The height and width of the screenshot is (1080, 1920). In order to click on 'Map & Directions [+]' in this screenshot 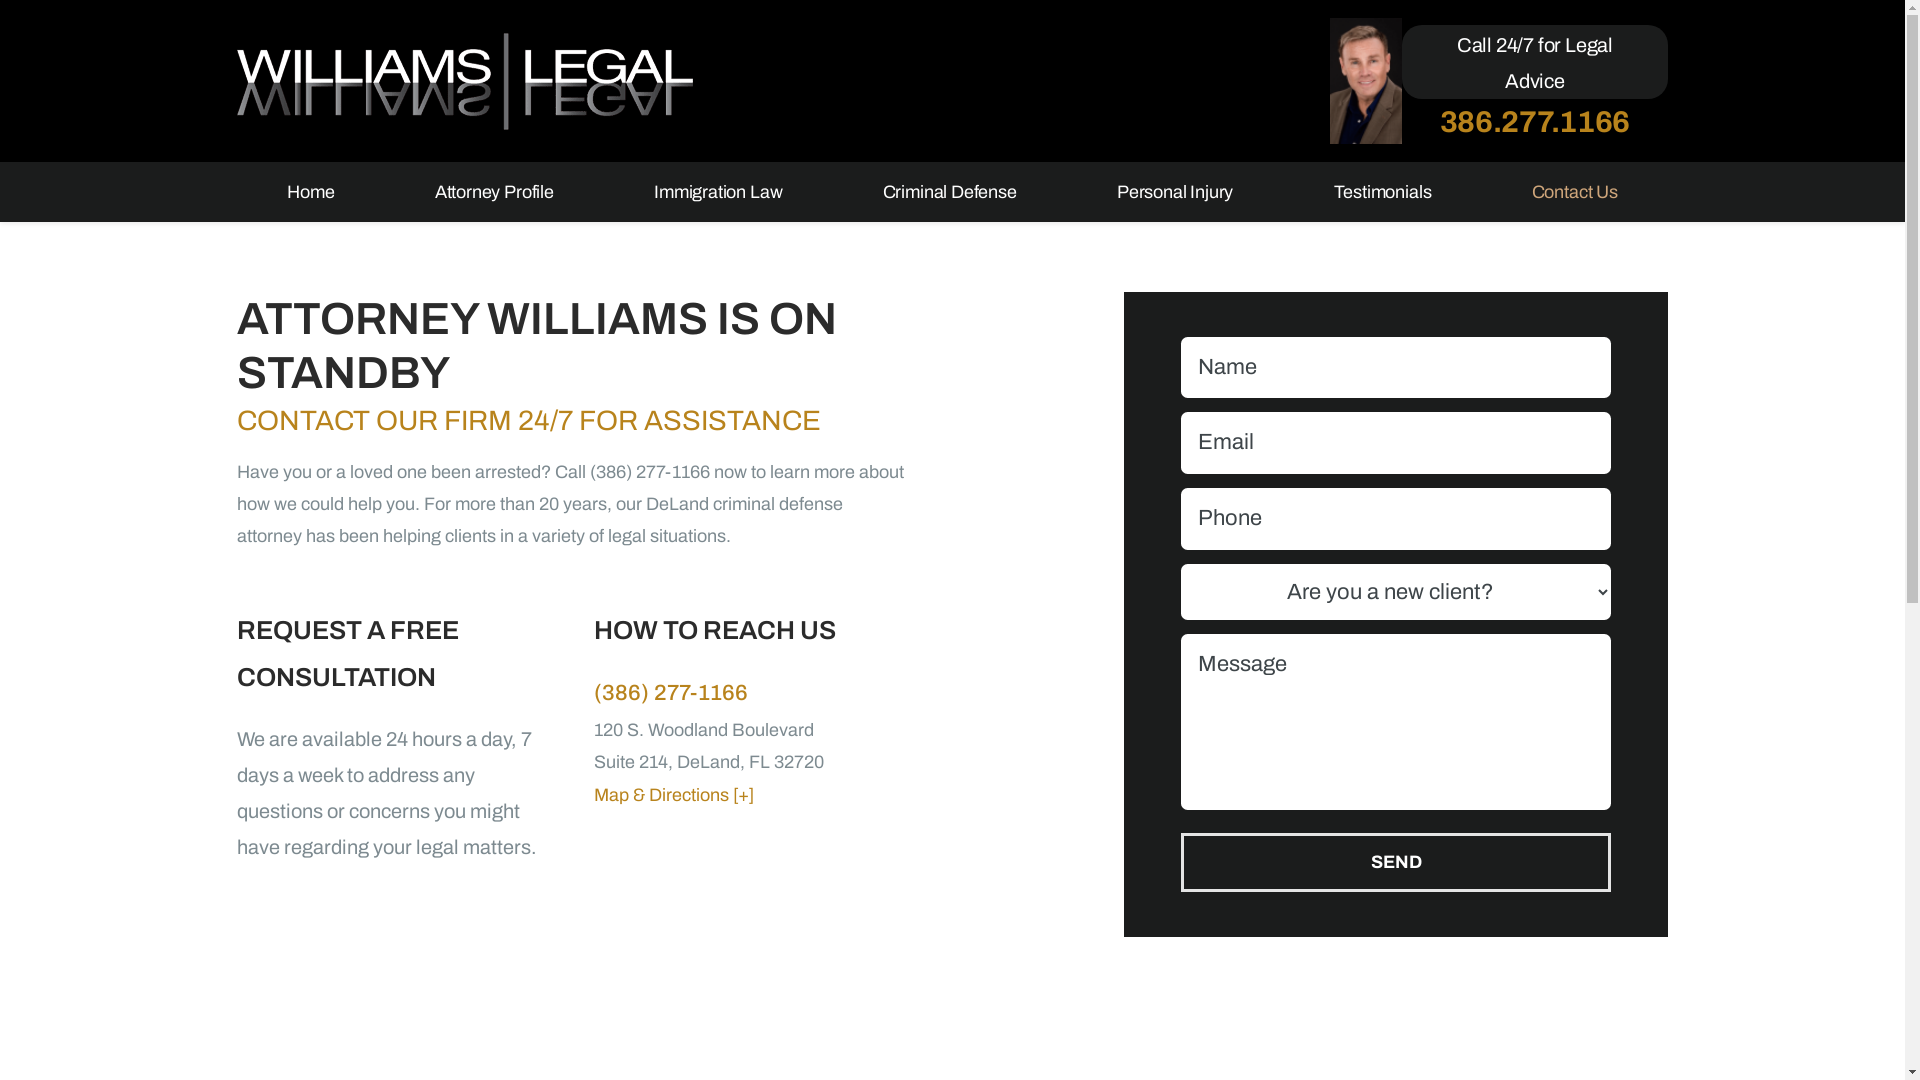, I will do `click(593, 793)`.